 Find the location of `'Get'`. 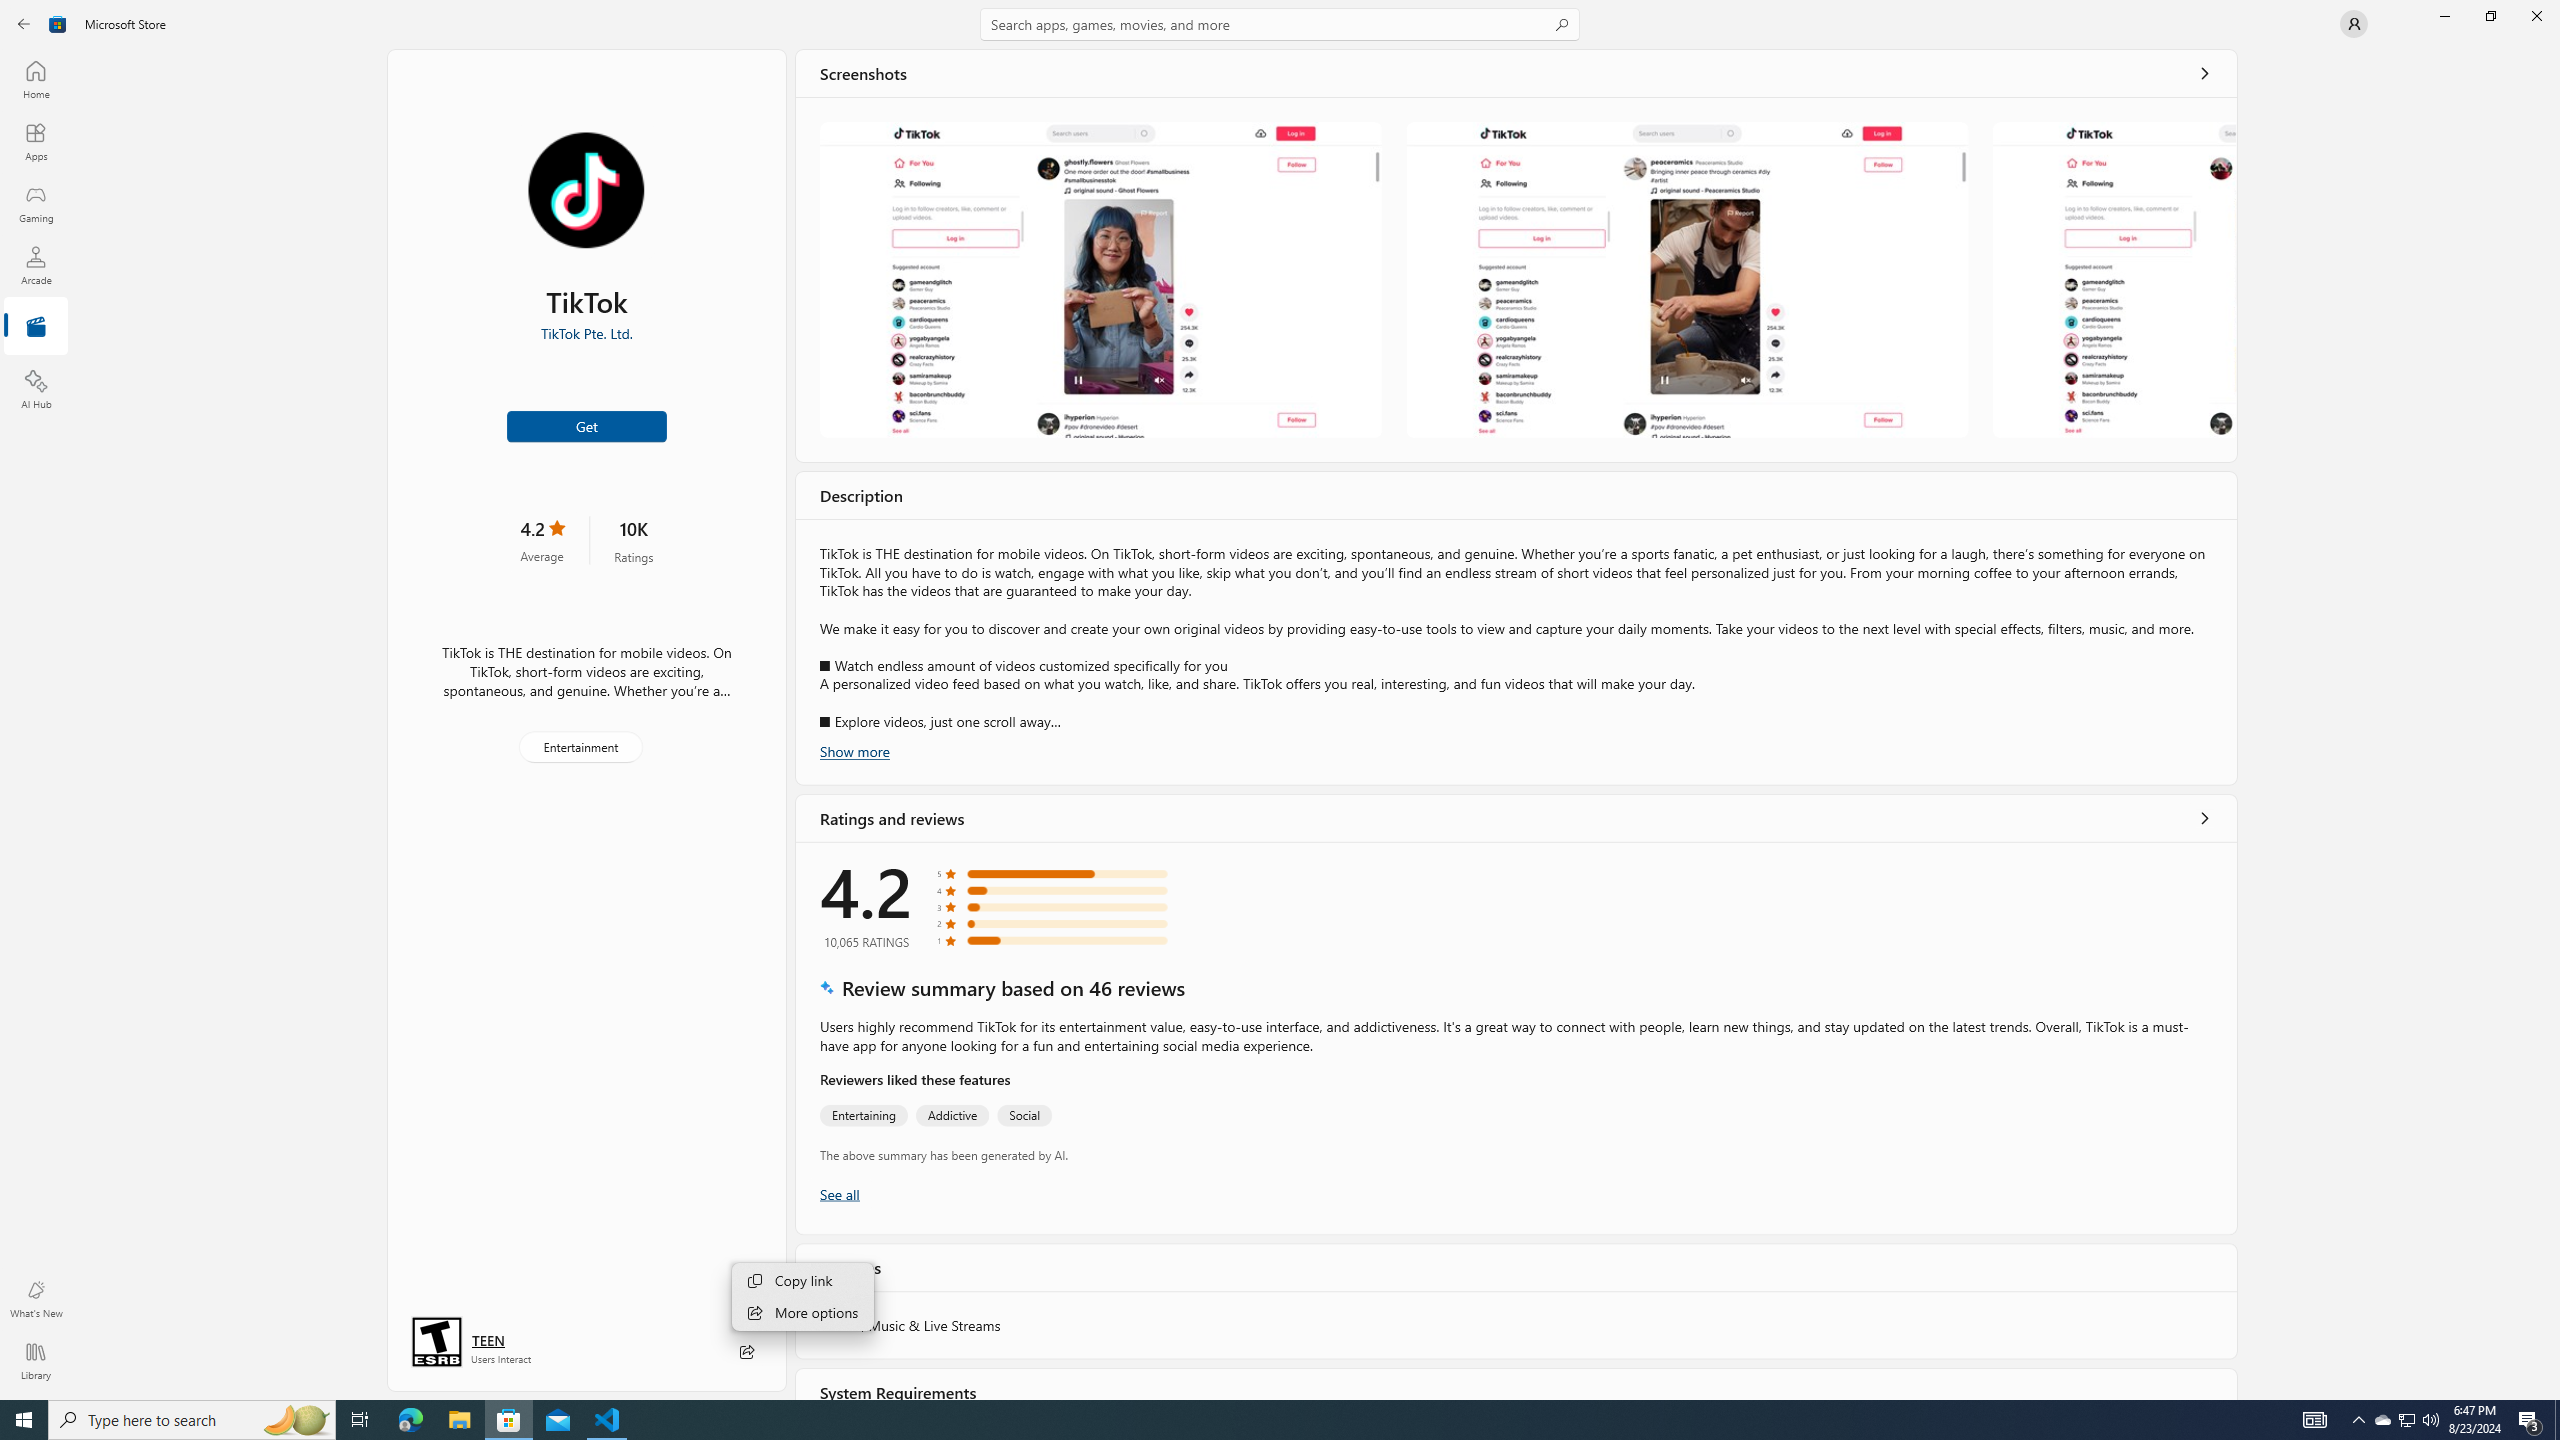

'Get' is located at coordinates (587, 425).